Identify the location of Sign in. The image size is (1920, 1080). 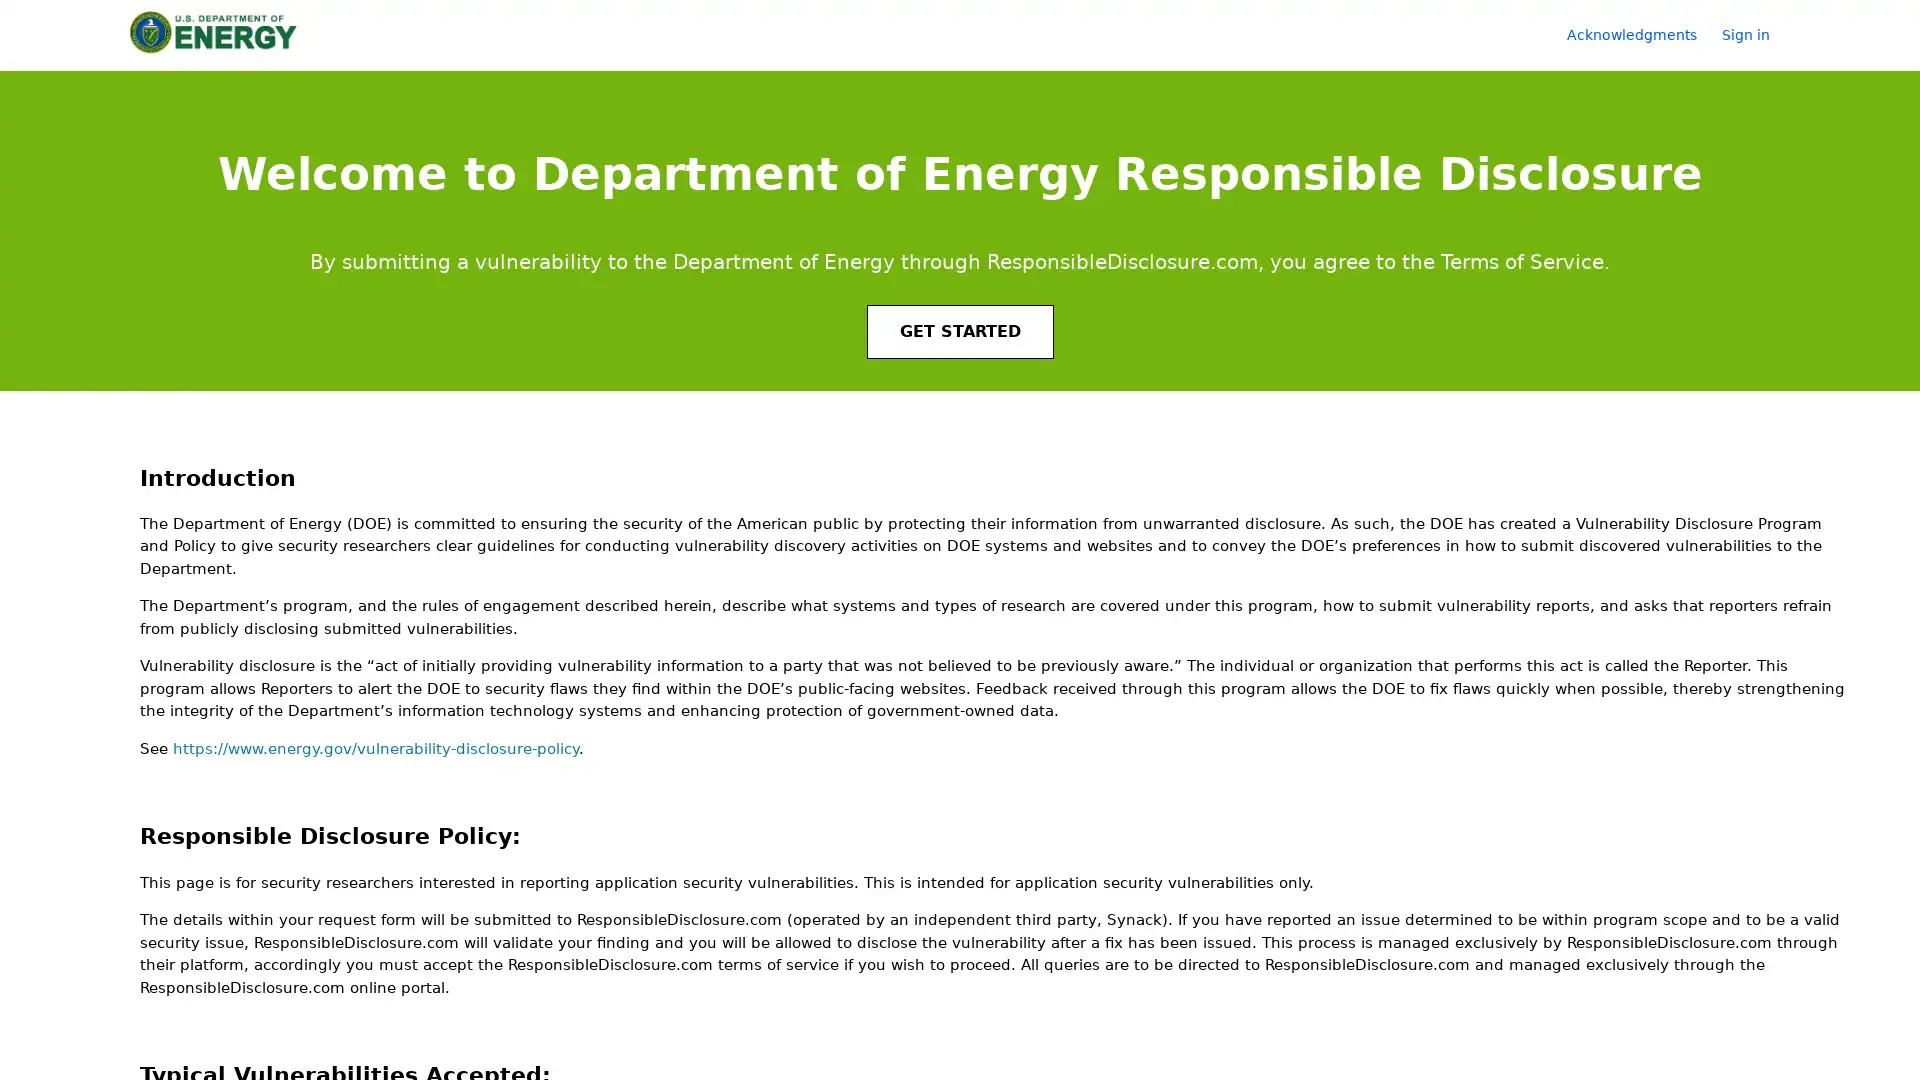
(1755, 34).